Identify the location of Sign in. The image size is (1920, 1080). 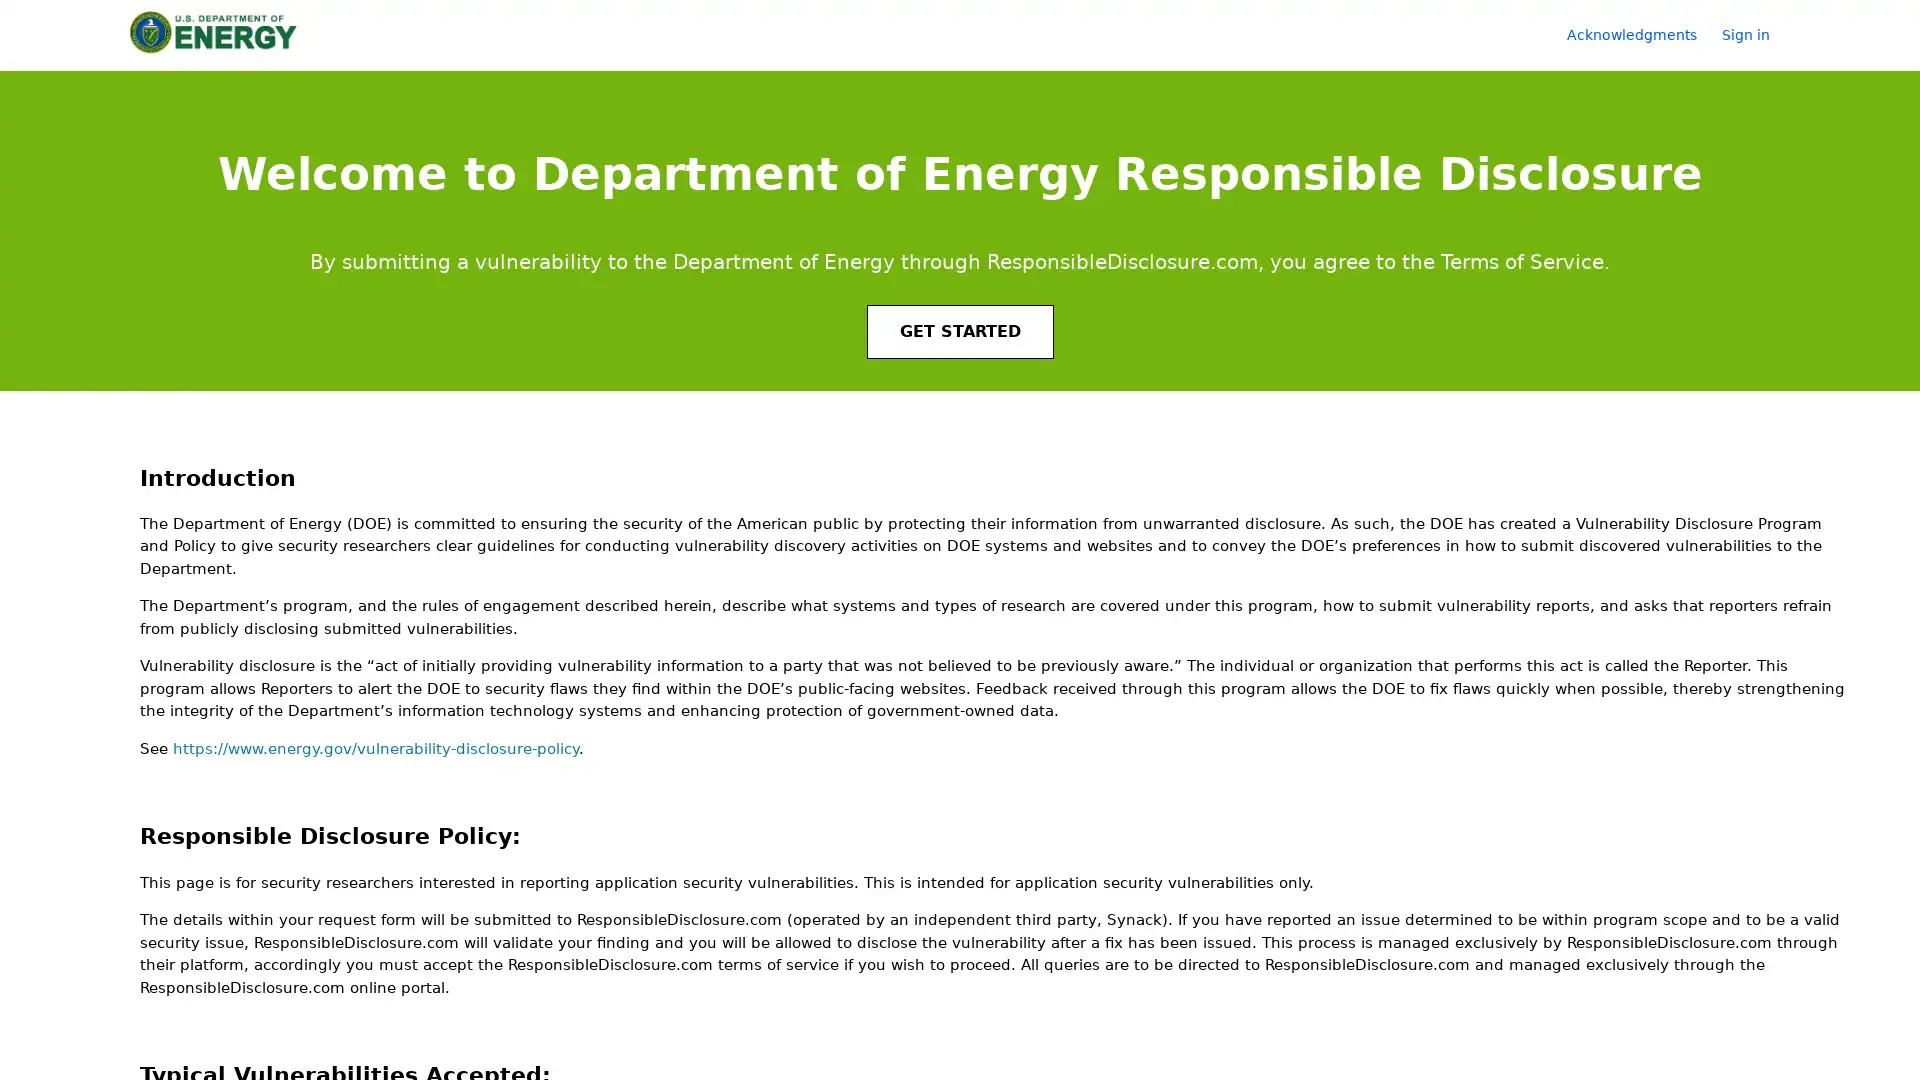
(1755, 34).